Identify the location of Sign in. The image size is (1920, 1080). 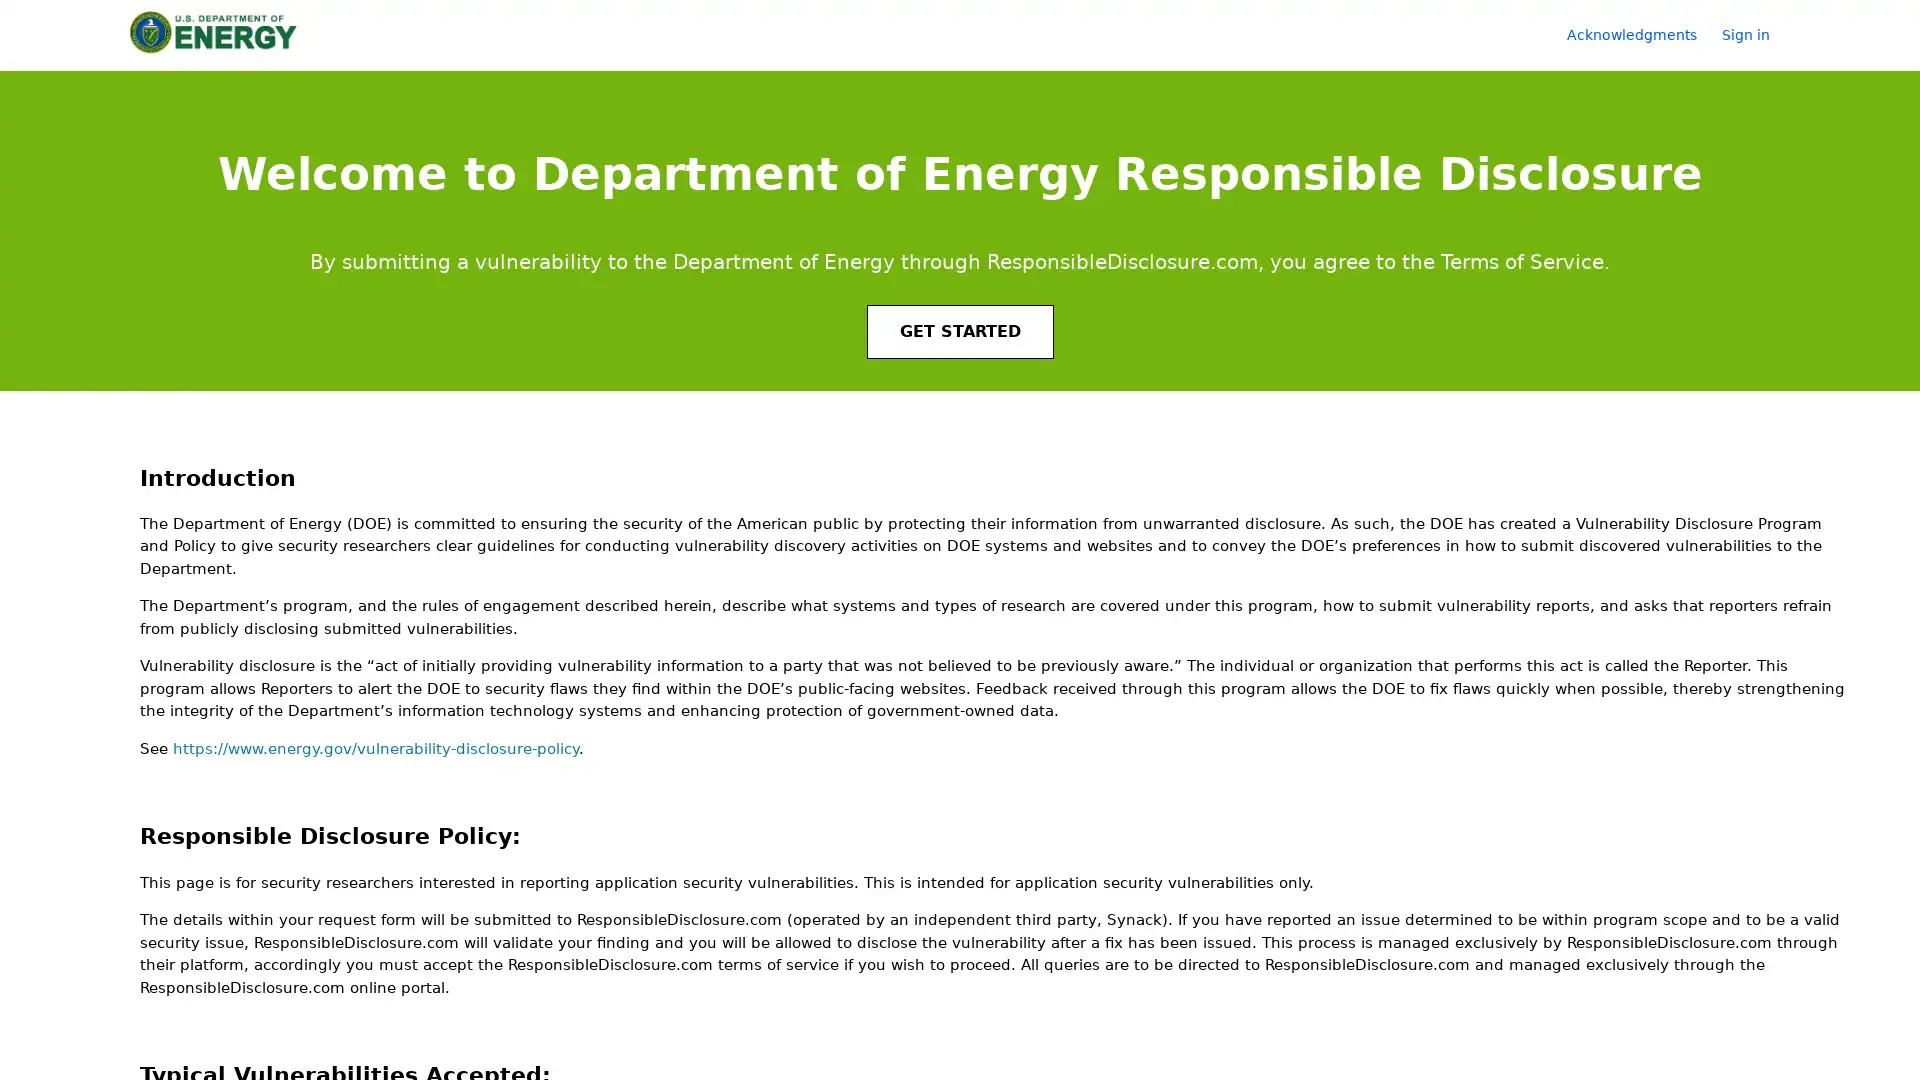
(1755, 34).